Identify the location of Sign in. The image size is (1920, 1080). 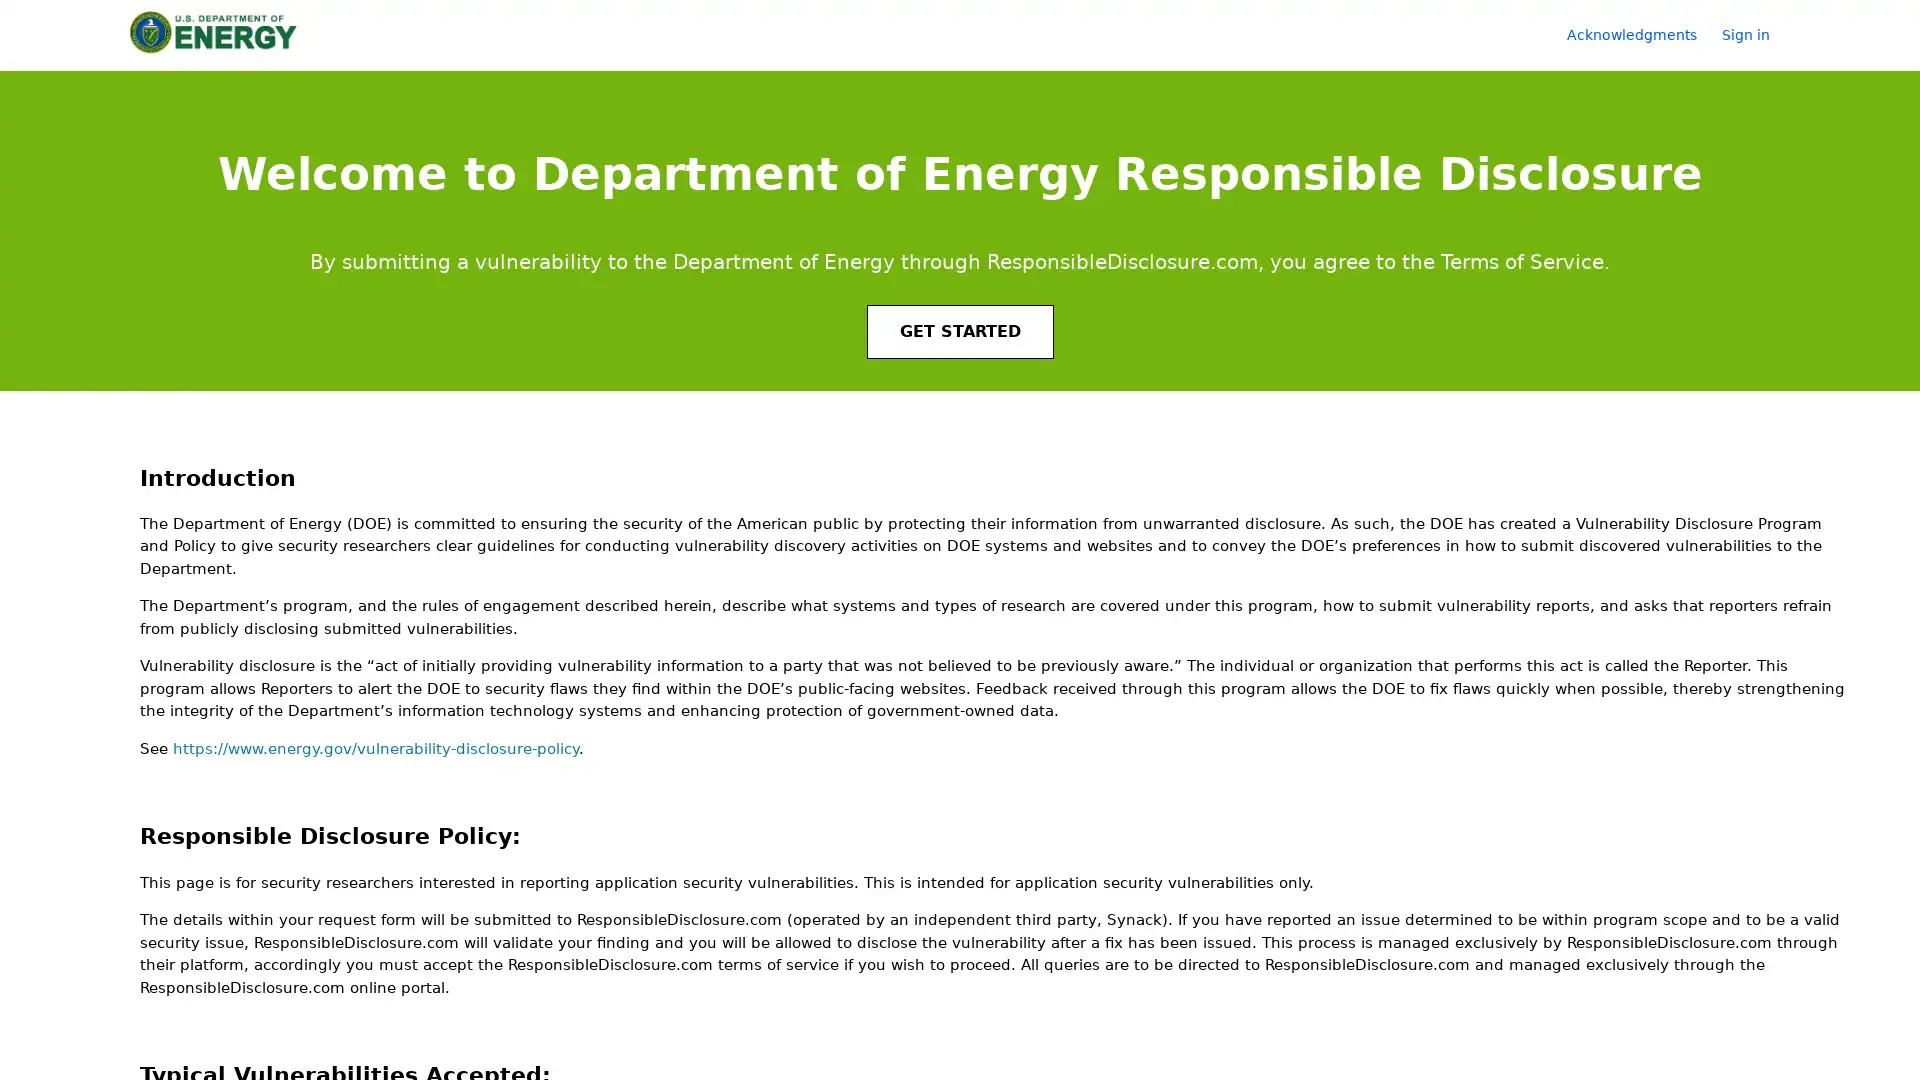
(1755, 34).